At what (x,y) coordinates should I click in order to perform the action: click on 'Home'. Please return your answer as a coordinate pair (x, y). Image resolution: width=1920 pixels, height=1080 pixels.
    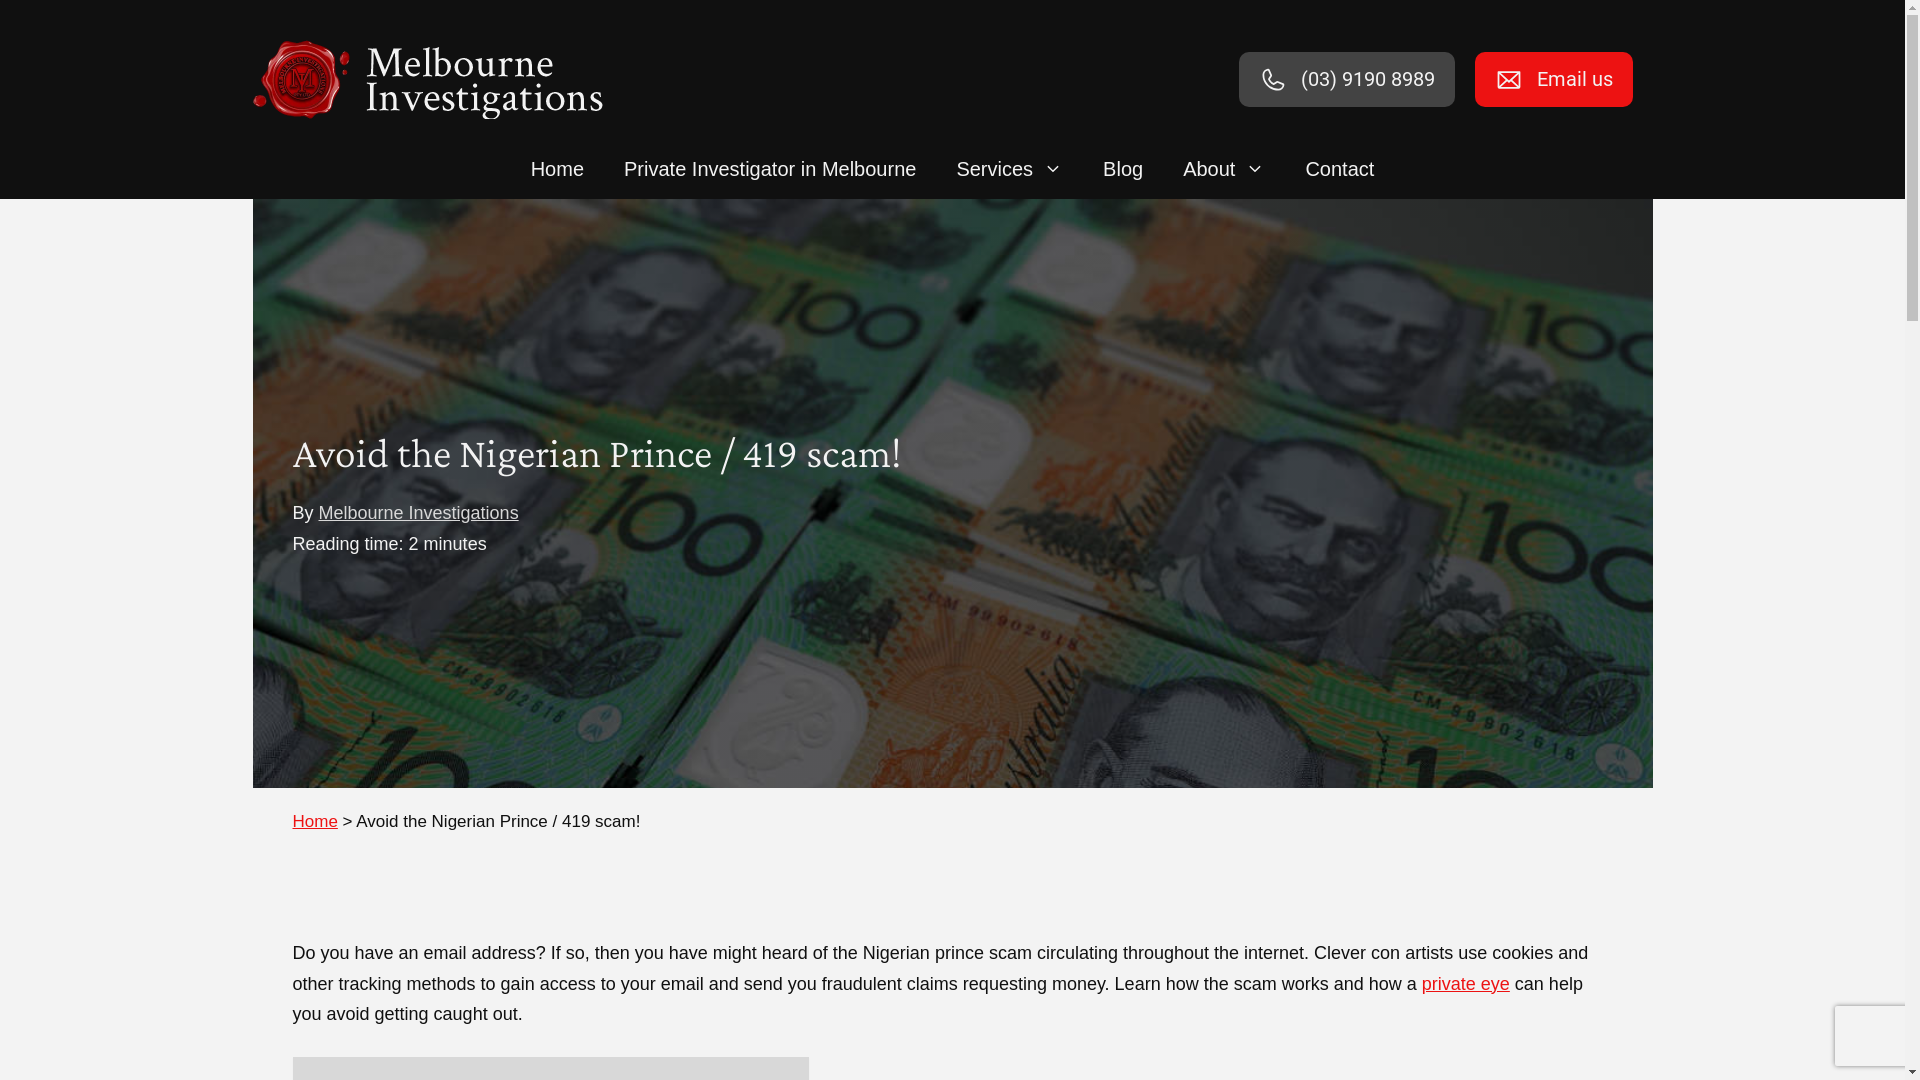
    Looking at the image, I should click on (291, 821).